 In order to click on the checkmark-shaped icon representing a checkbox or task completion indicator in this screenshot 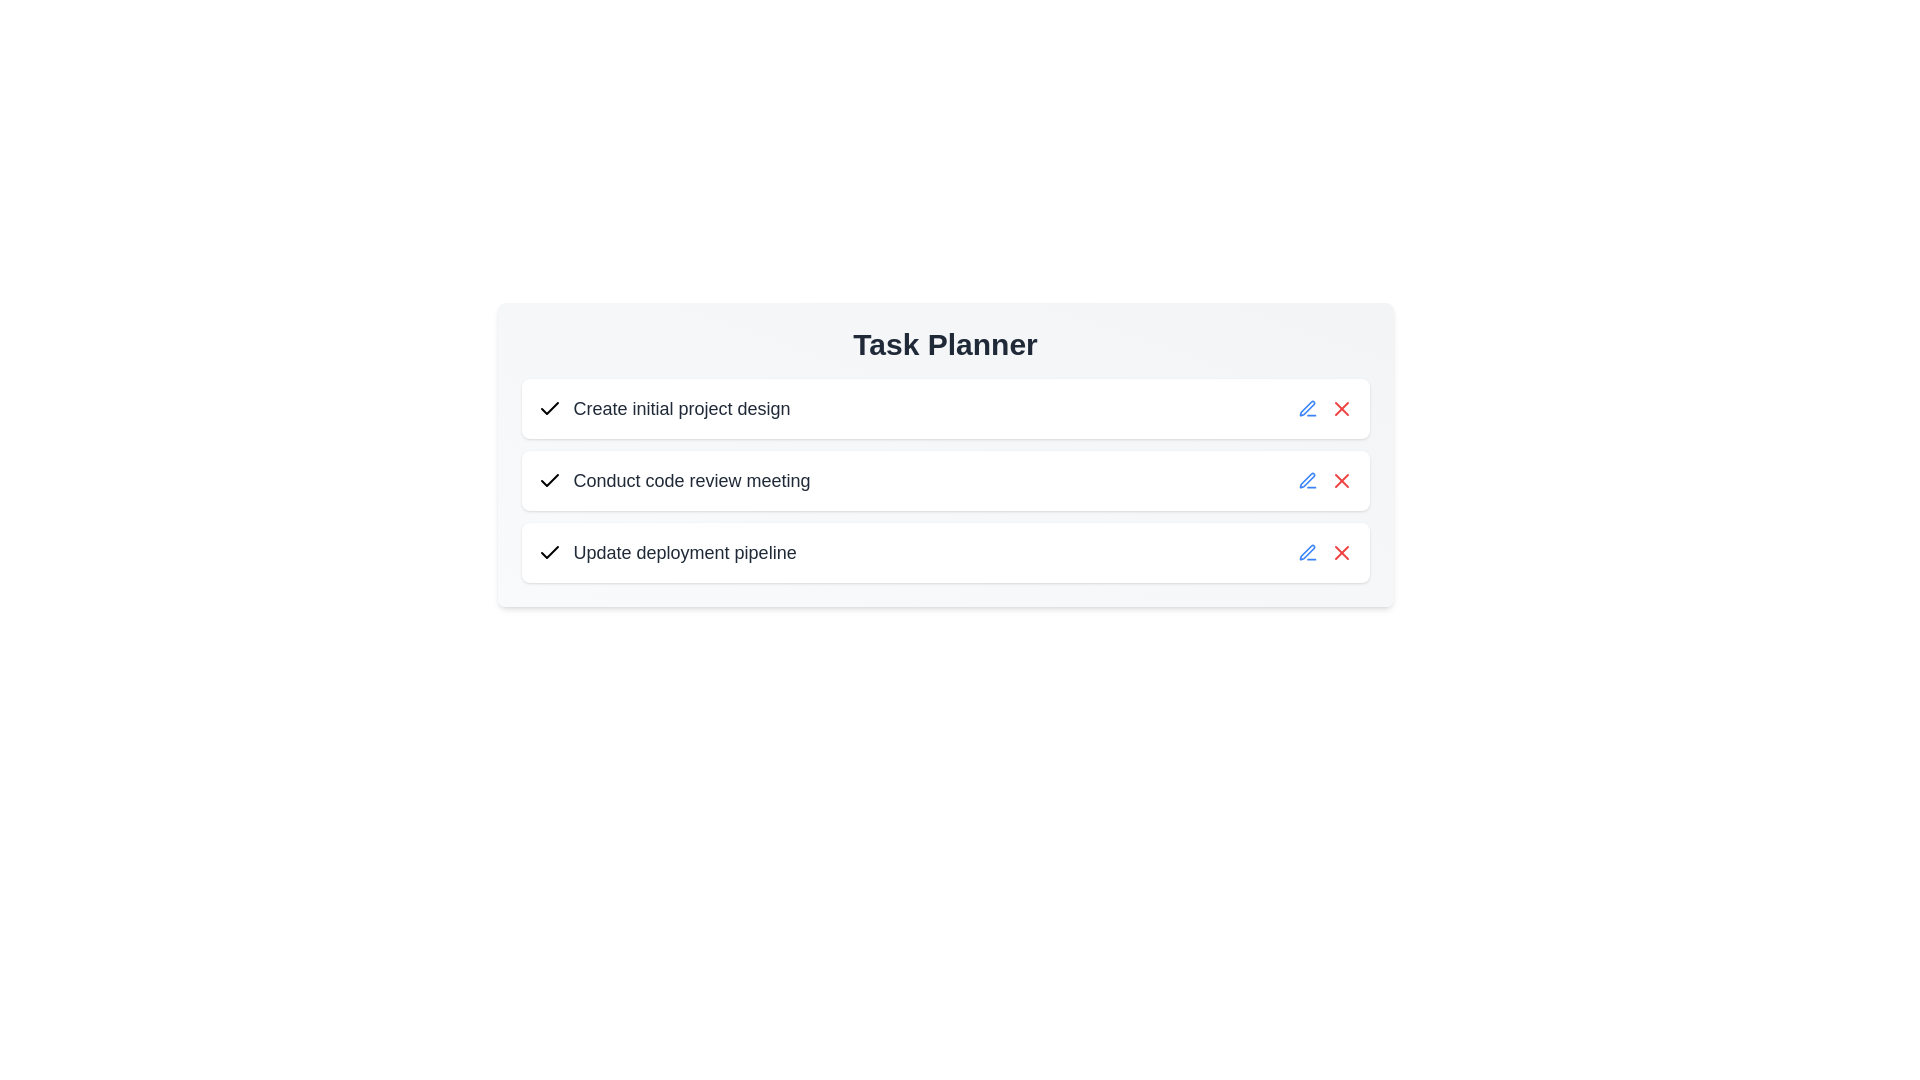, I will do `click(549, 481)`.